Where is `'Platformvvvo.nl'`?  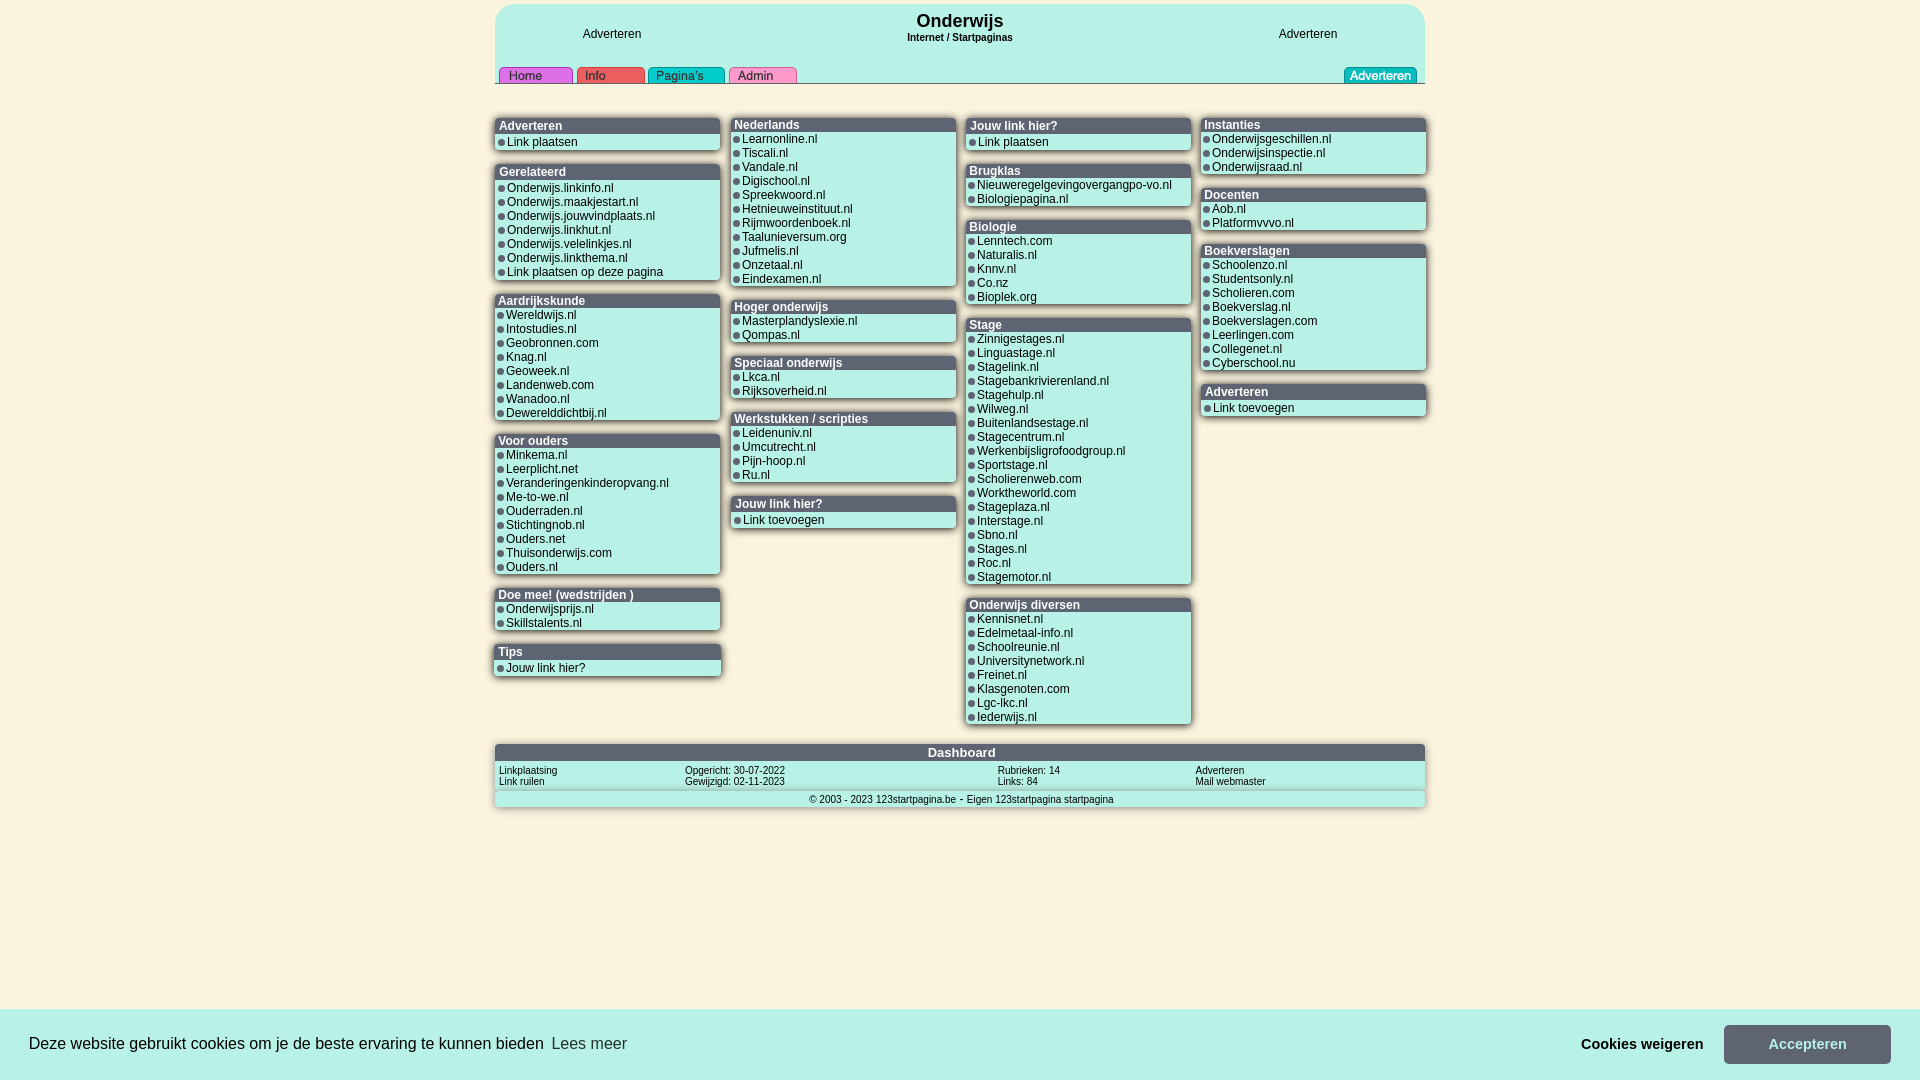
'Platformvvvo.nl' is located at coordinates (1251, 223).